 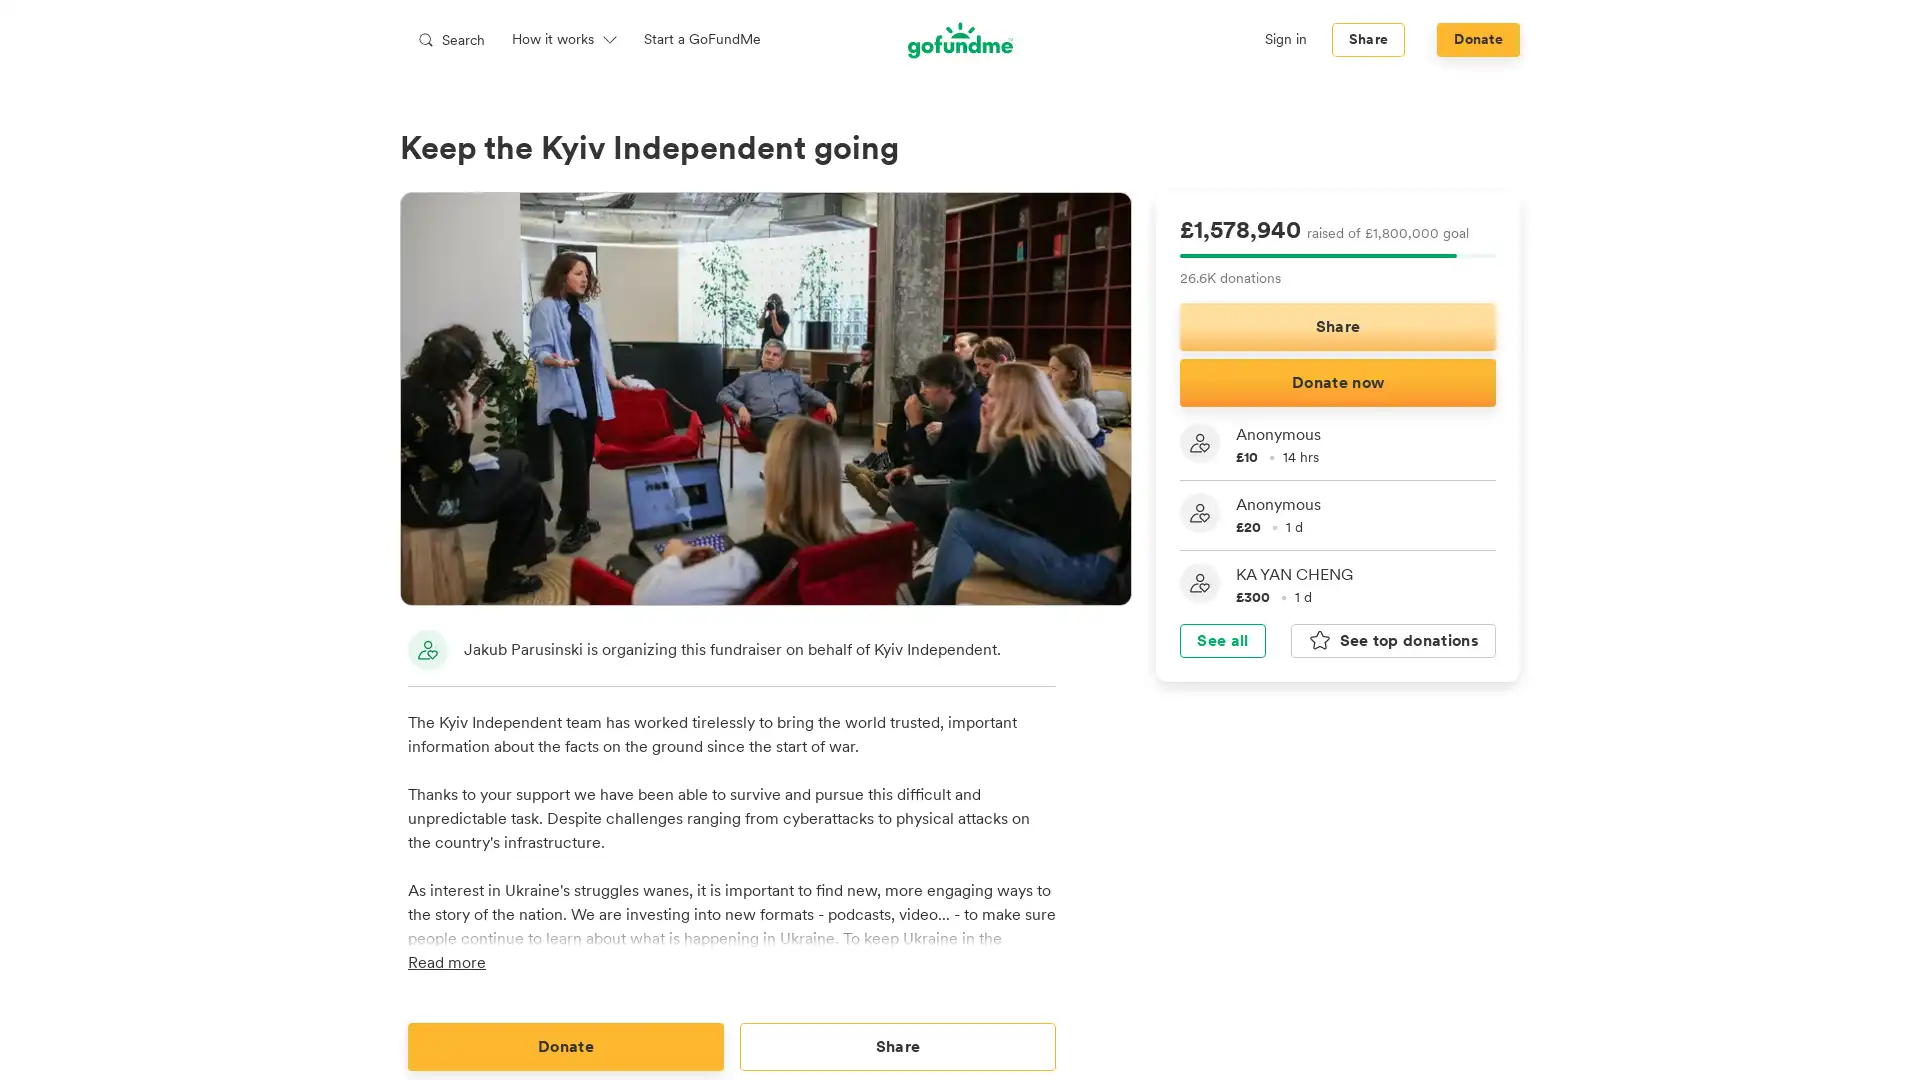 What do you see at coordinates (450, 39) in the screenshot?
I see `Search` at bounding box center [450, 39].